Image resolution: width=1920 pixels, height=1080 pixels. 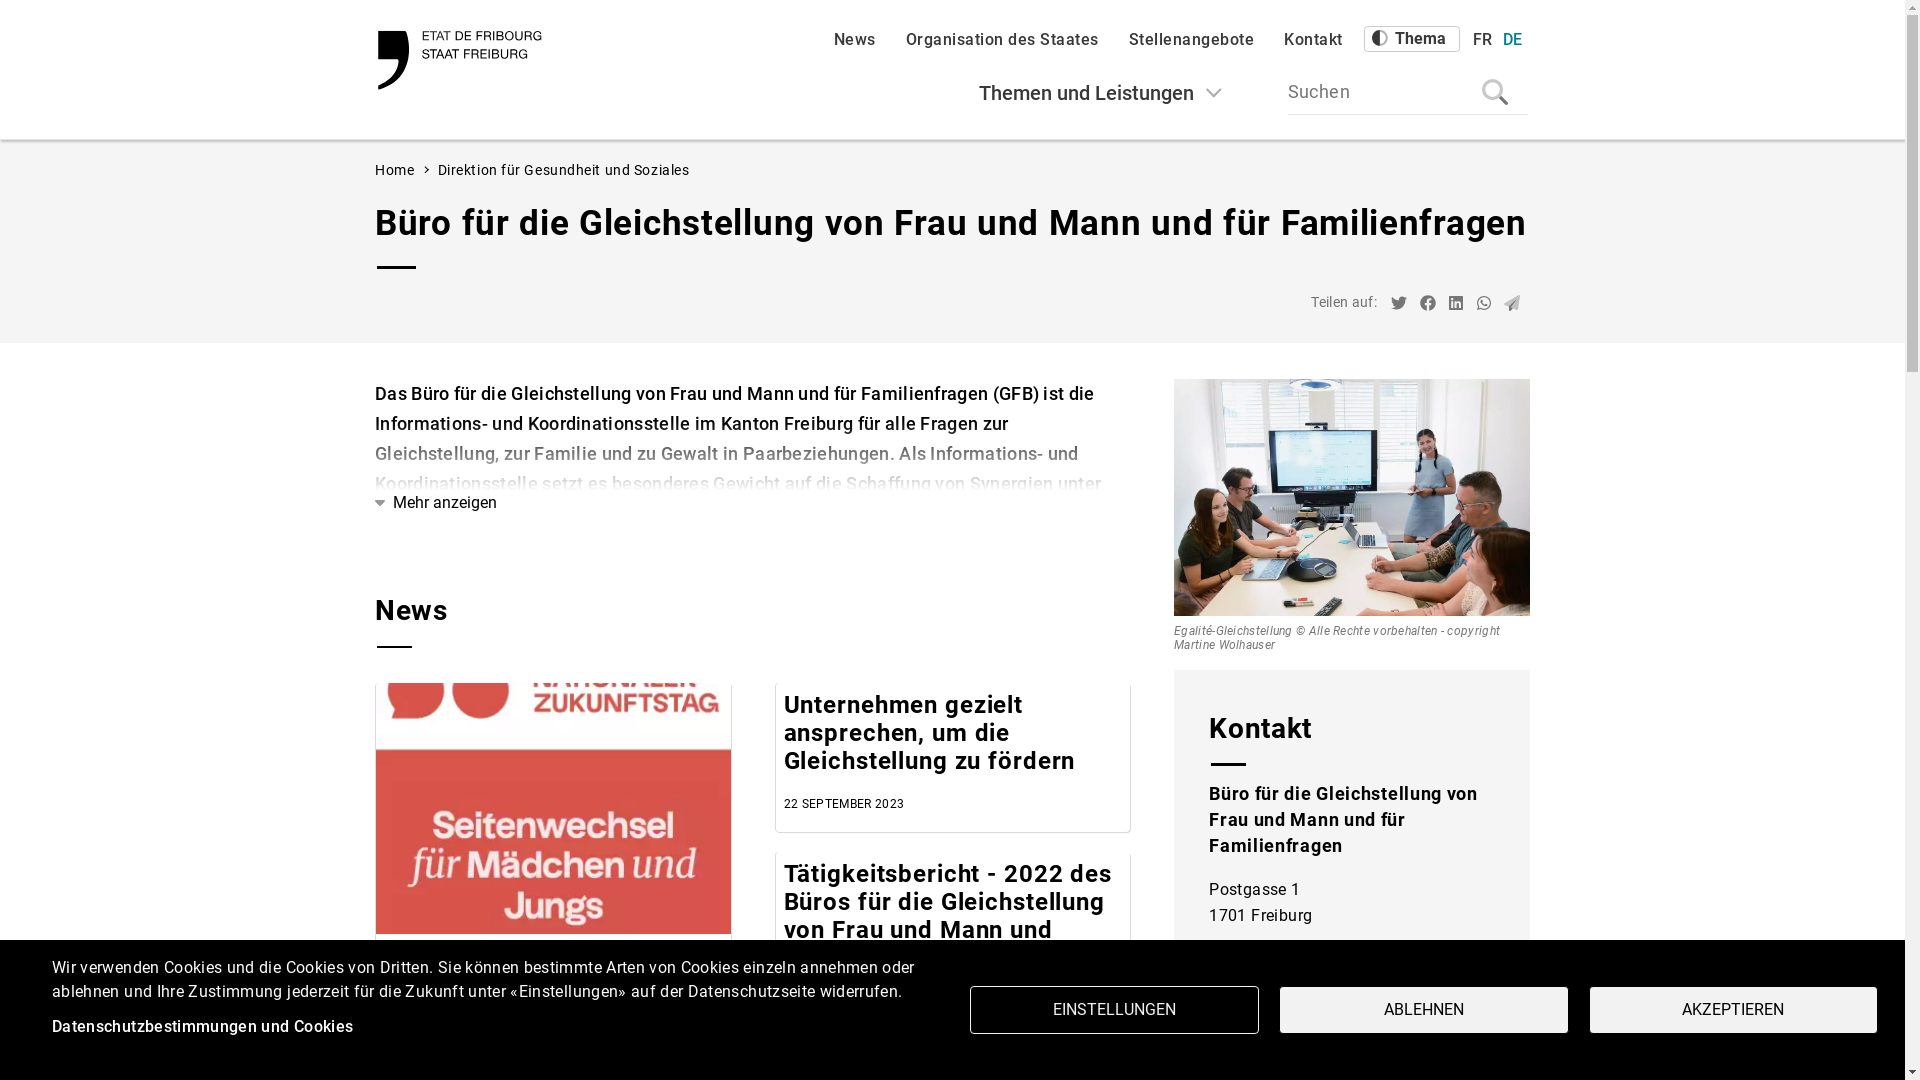 What do you see at coordinates (374, 501) in the screenshot?
I see `'Mehr anzeigen'` at bounding box center [374, 501].